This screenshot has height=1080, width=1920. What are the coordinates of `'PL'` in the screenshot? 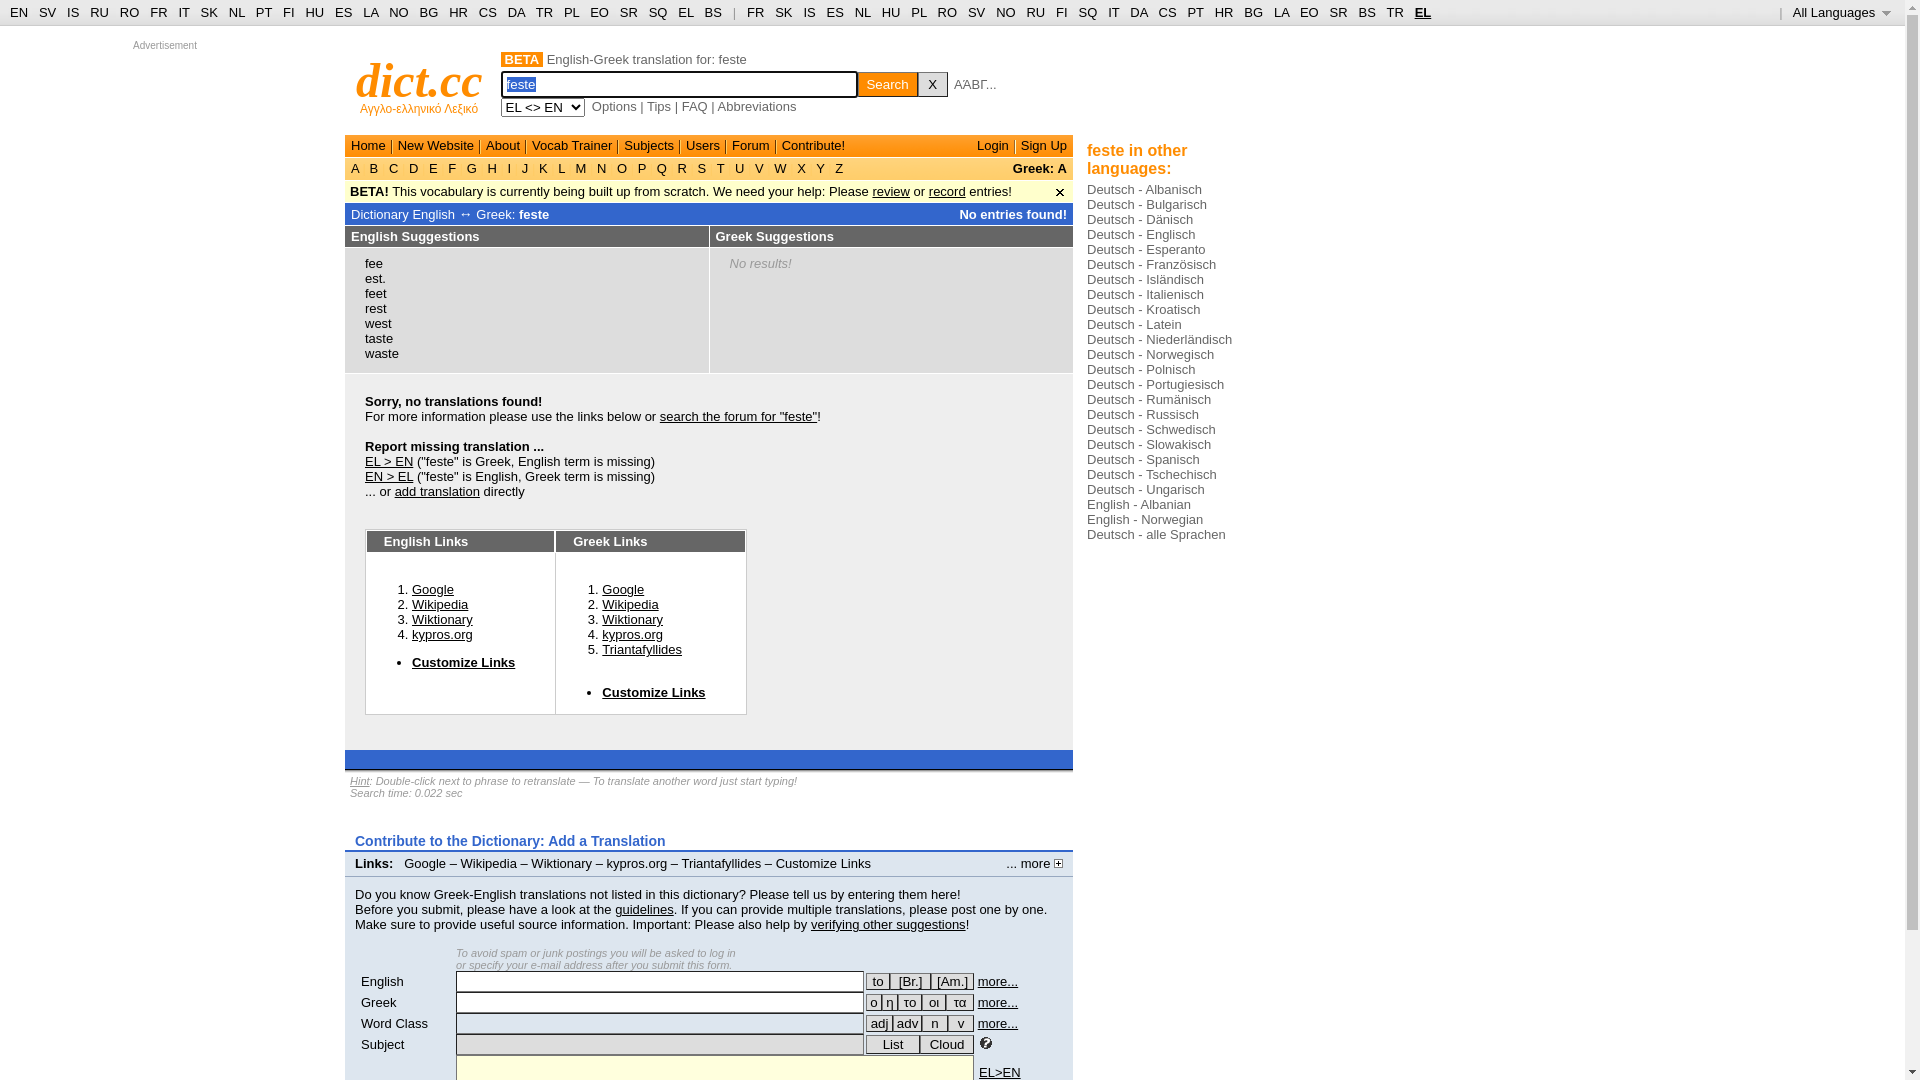 It's located at (570, 12).